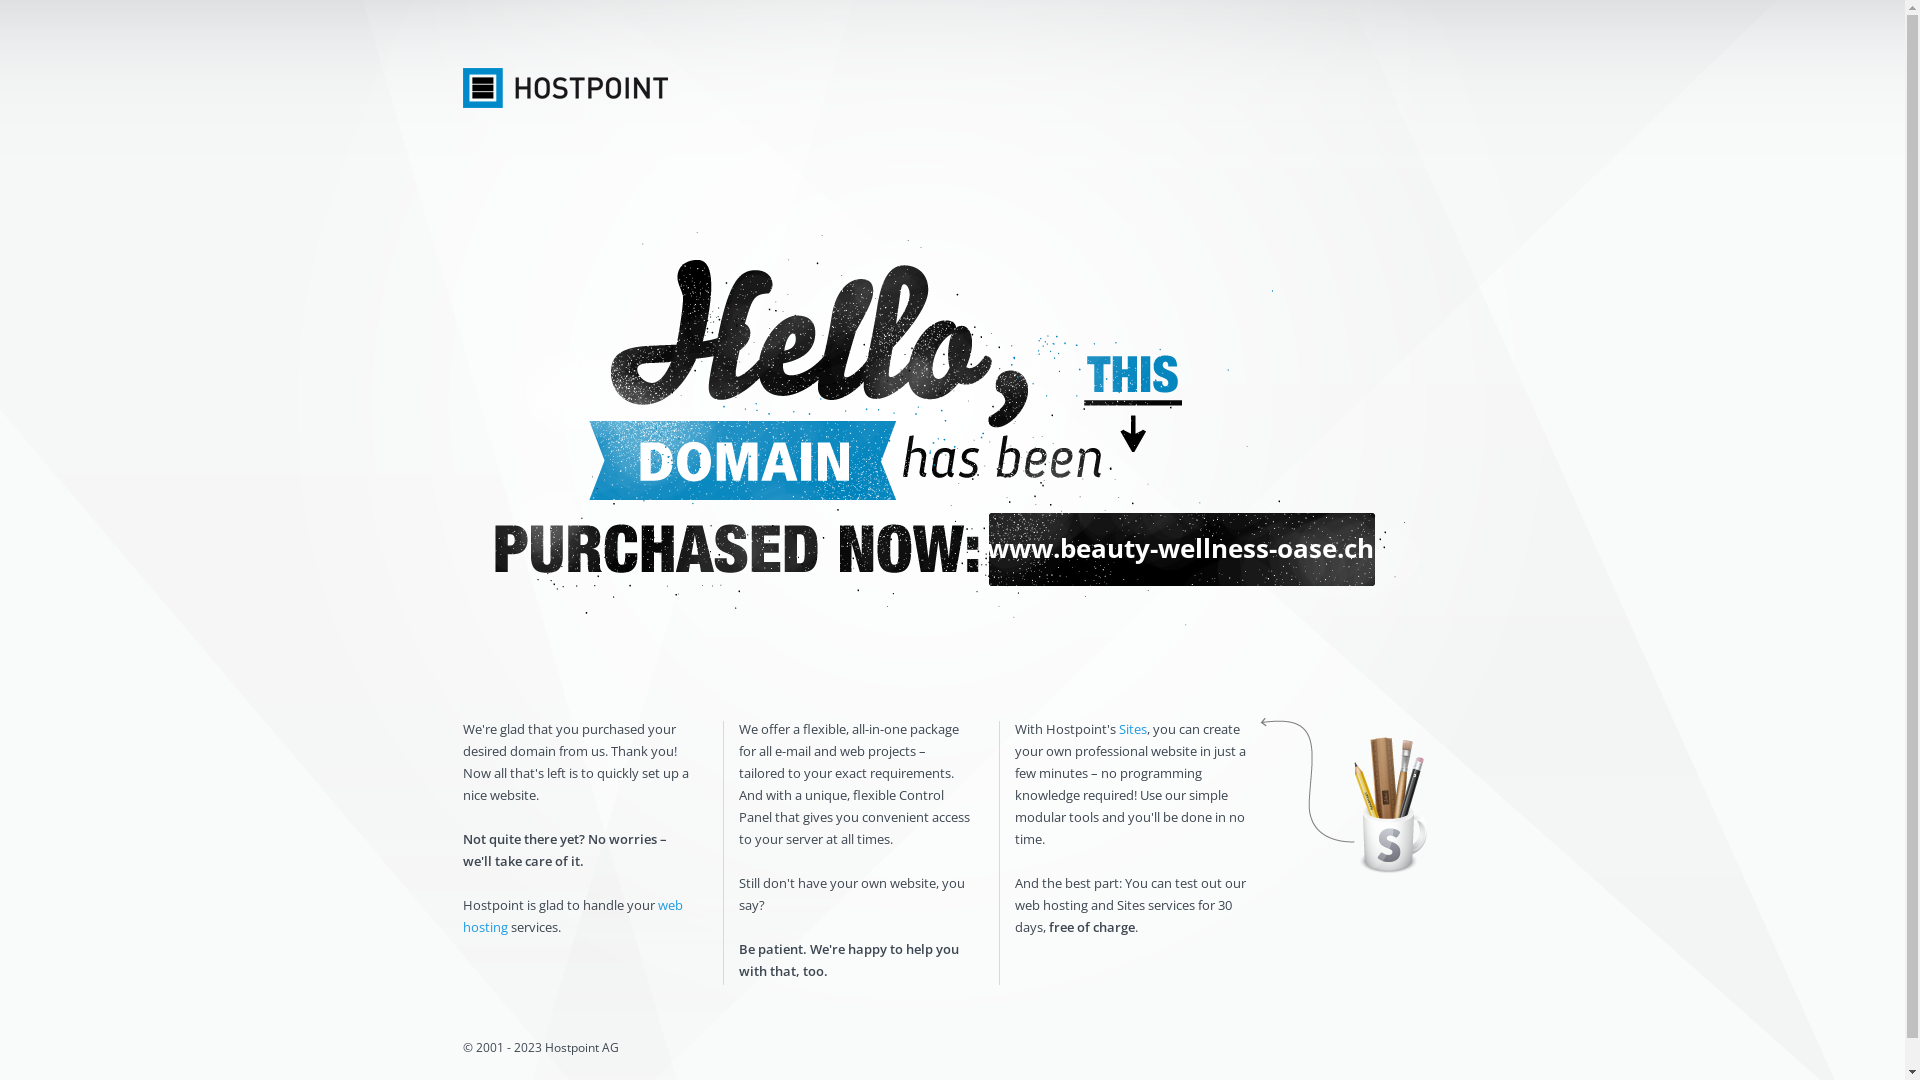  I want to click on 'web hosting', so click(570, 915).